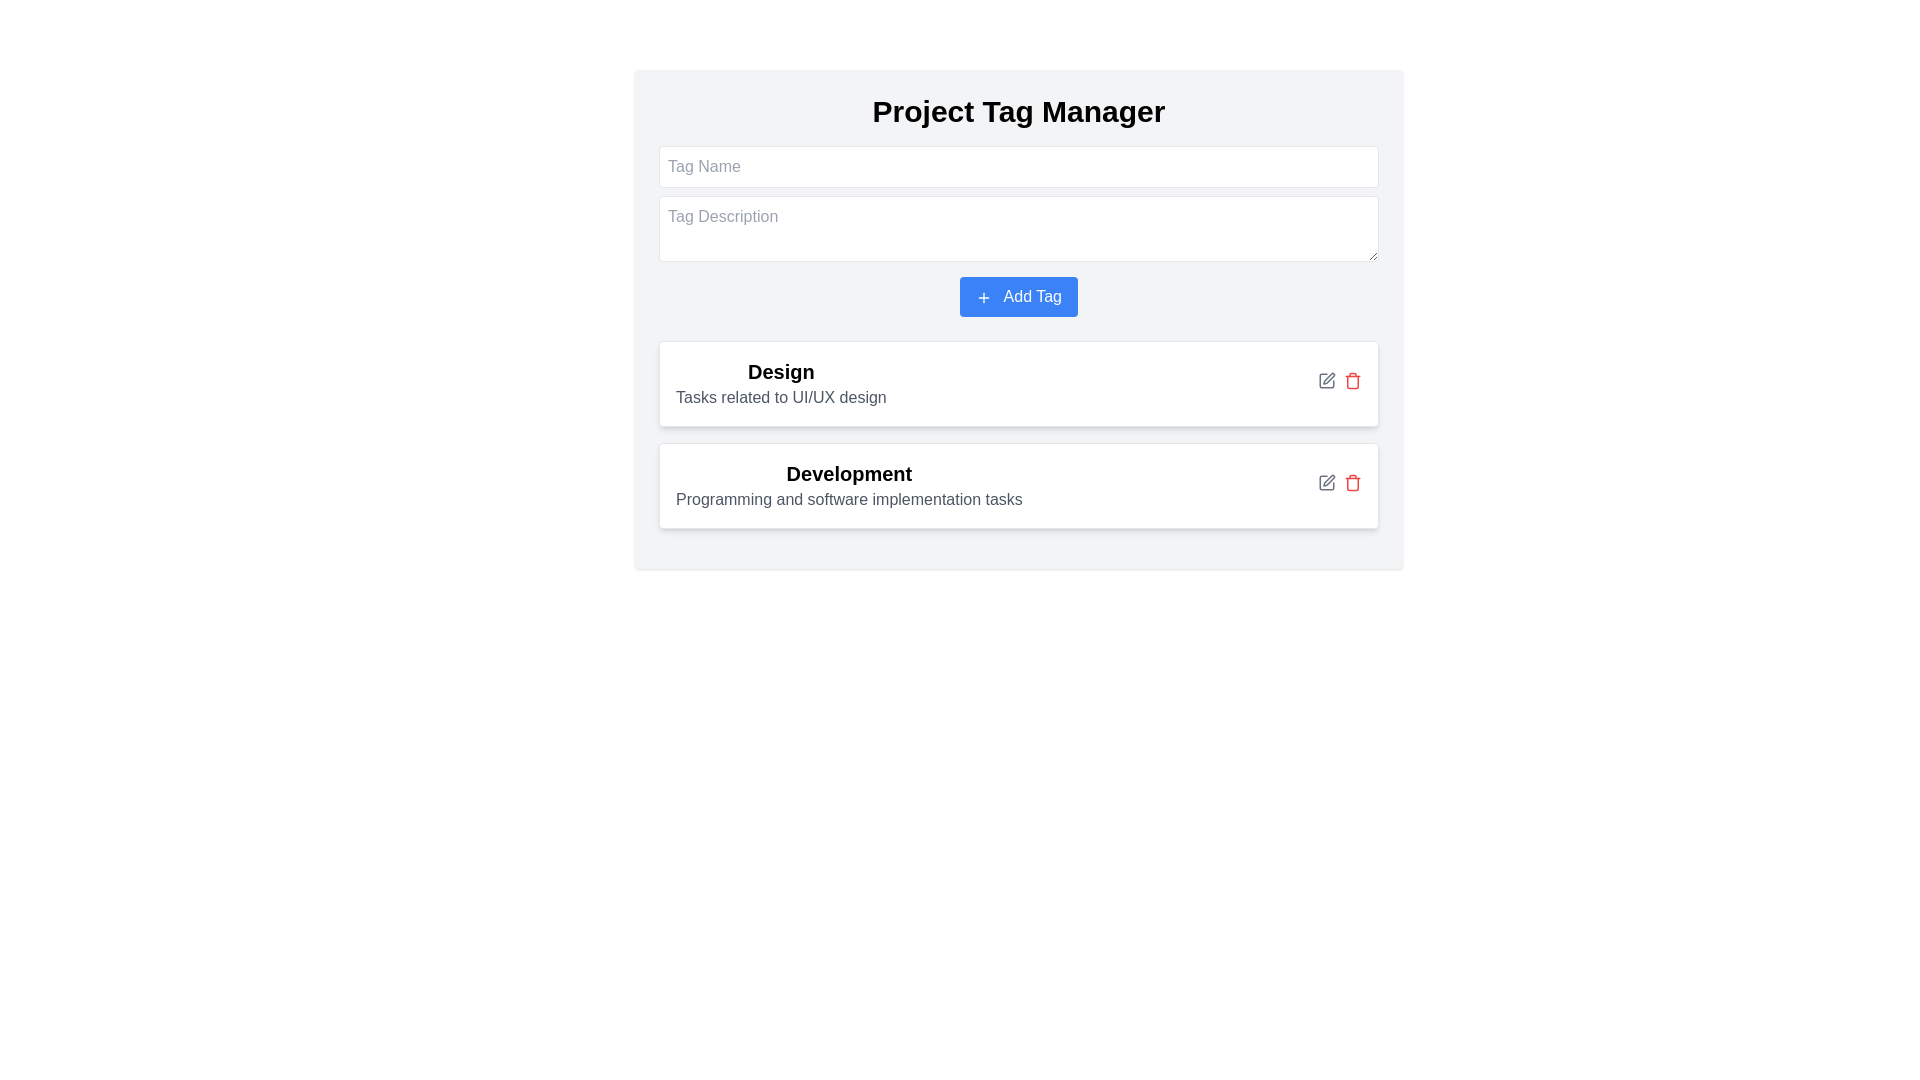 Image resolution: width=1920 pixels, height=1080 pixels. What do you see at coordinates (1353, 482) in the screenshot?
I see `the delete icon button located at the far right of the second list item` at bounding box center [1353, 482].